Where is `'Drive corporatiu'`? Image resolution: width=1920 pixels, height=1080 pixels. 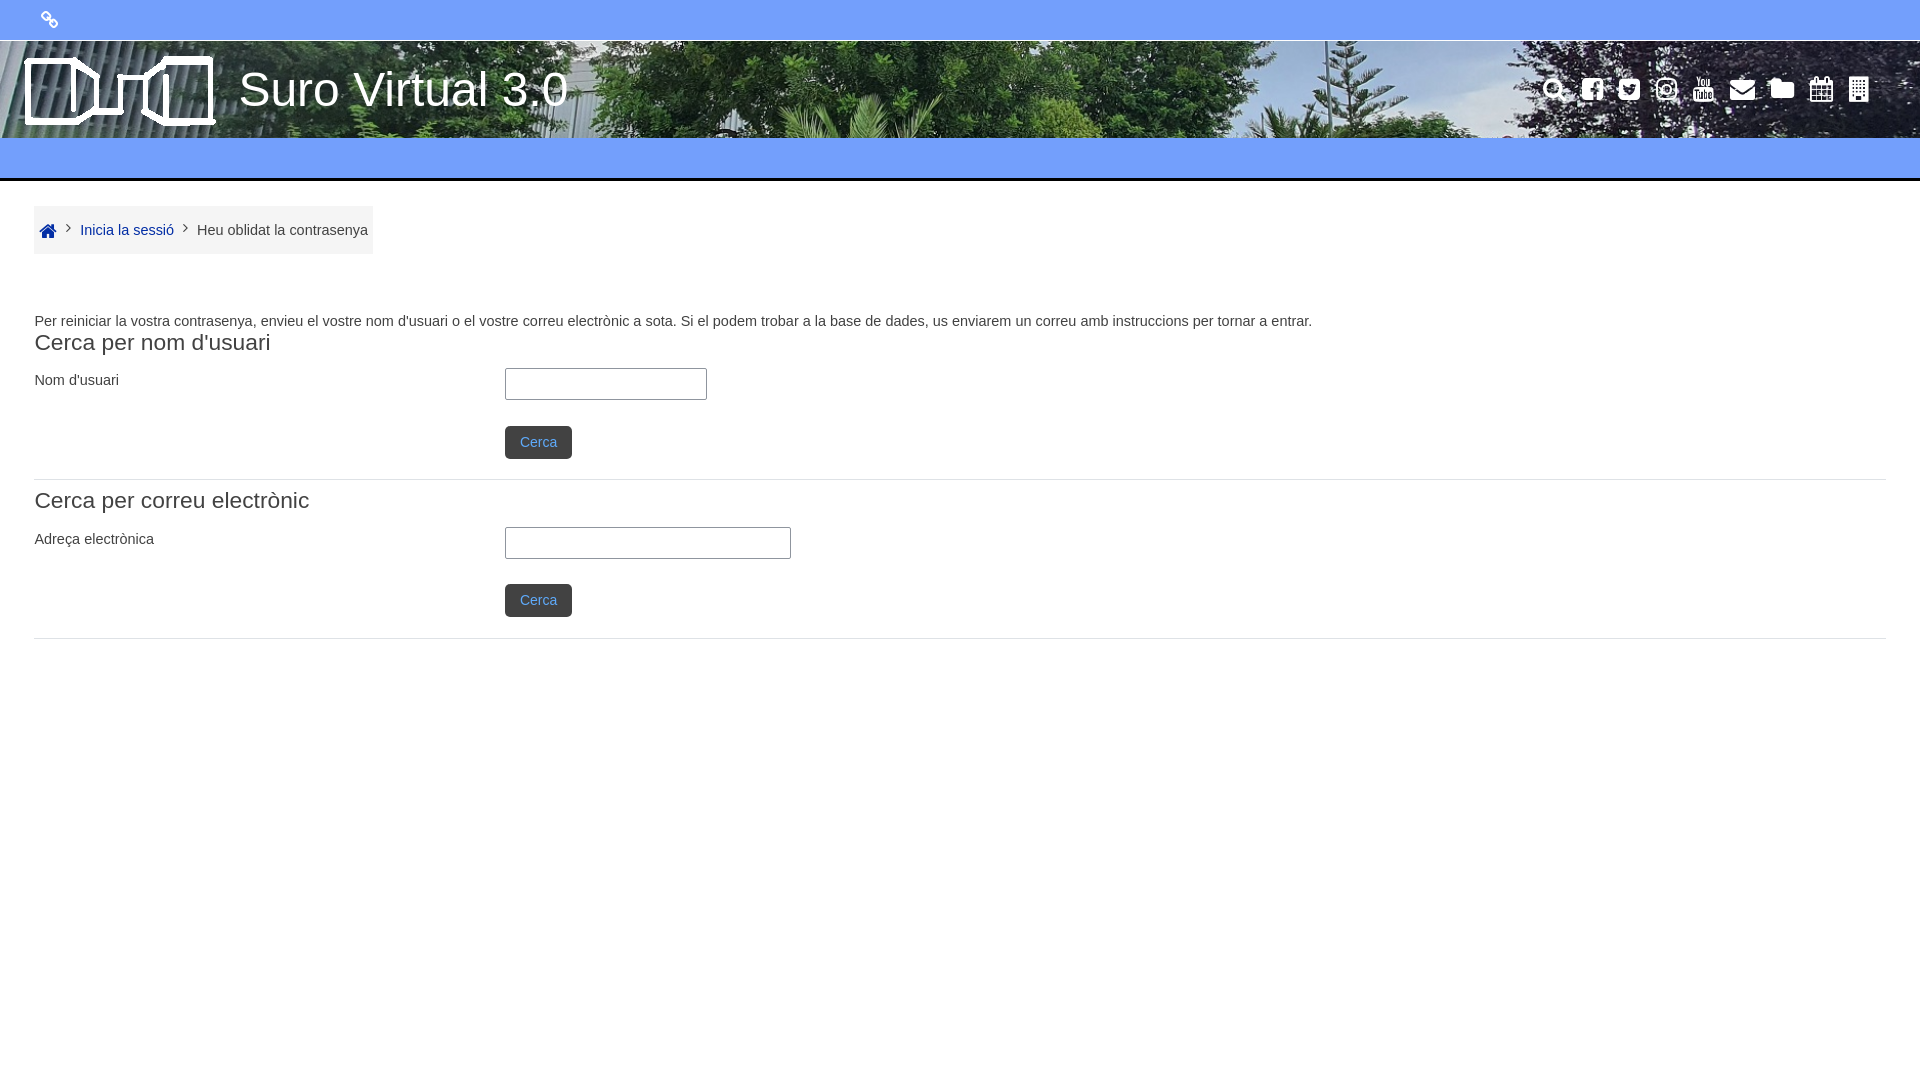 'Drive corporatiu' is located at coordinates (1782, 92).